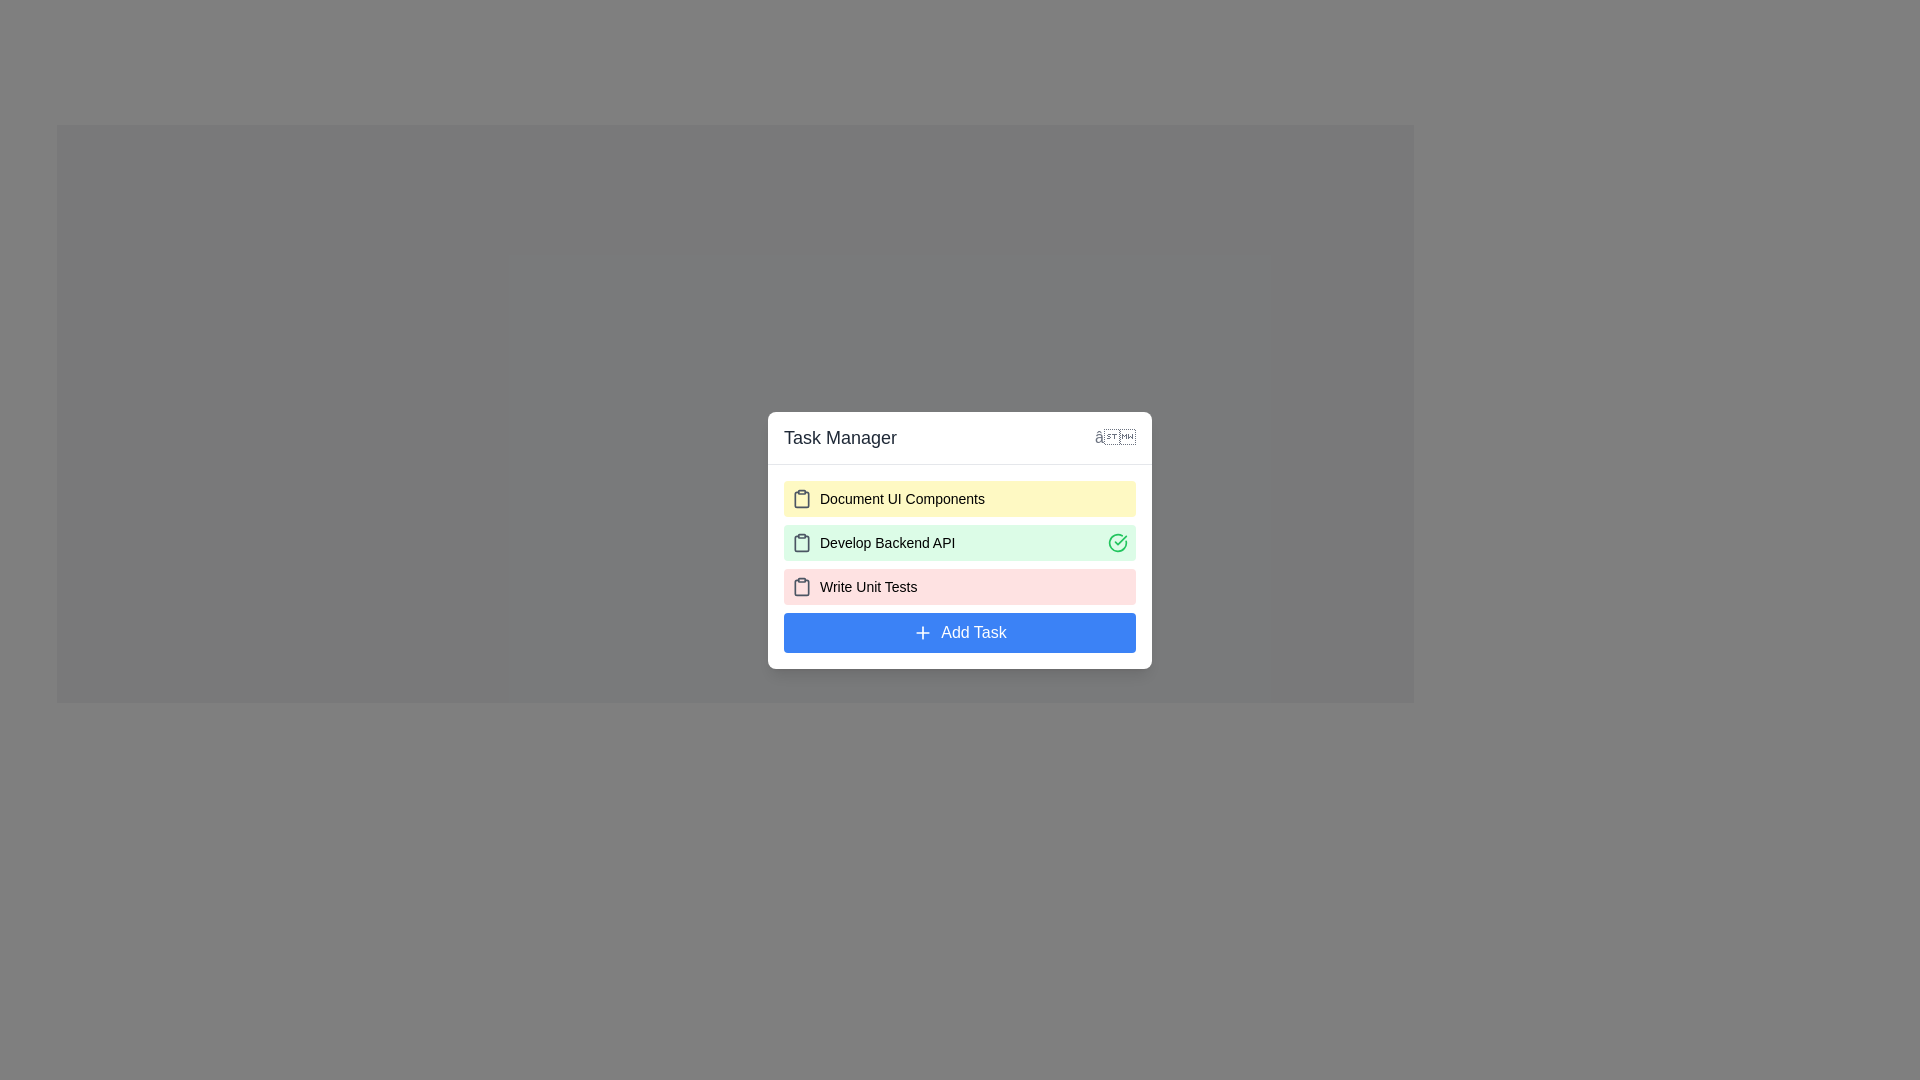 Image resolution: width=1920 pixels, height=1080 pixels. What do you see at coordinates (922, 632) in the screenshot?
I see `the plus icon that signifies adding an item, located to the left of the 'Add Task' button` at bounding box center [922, 632].